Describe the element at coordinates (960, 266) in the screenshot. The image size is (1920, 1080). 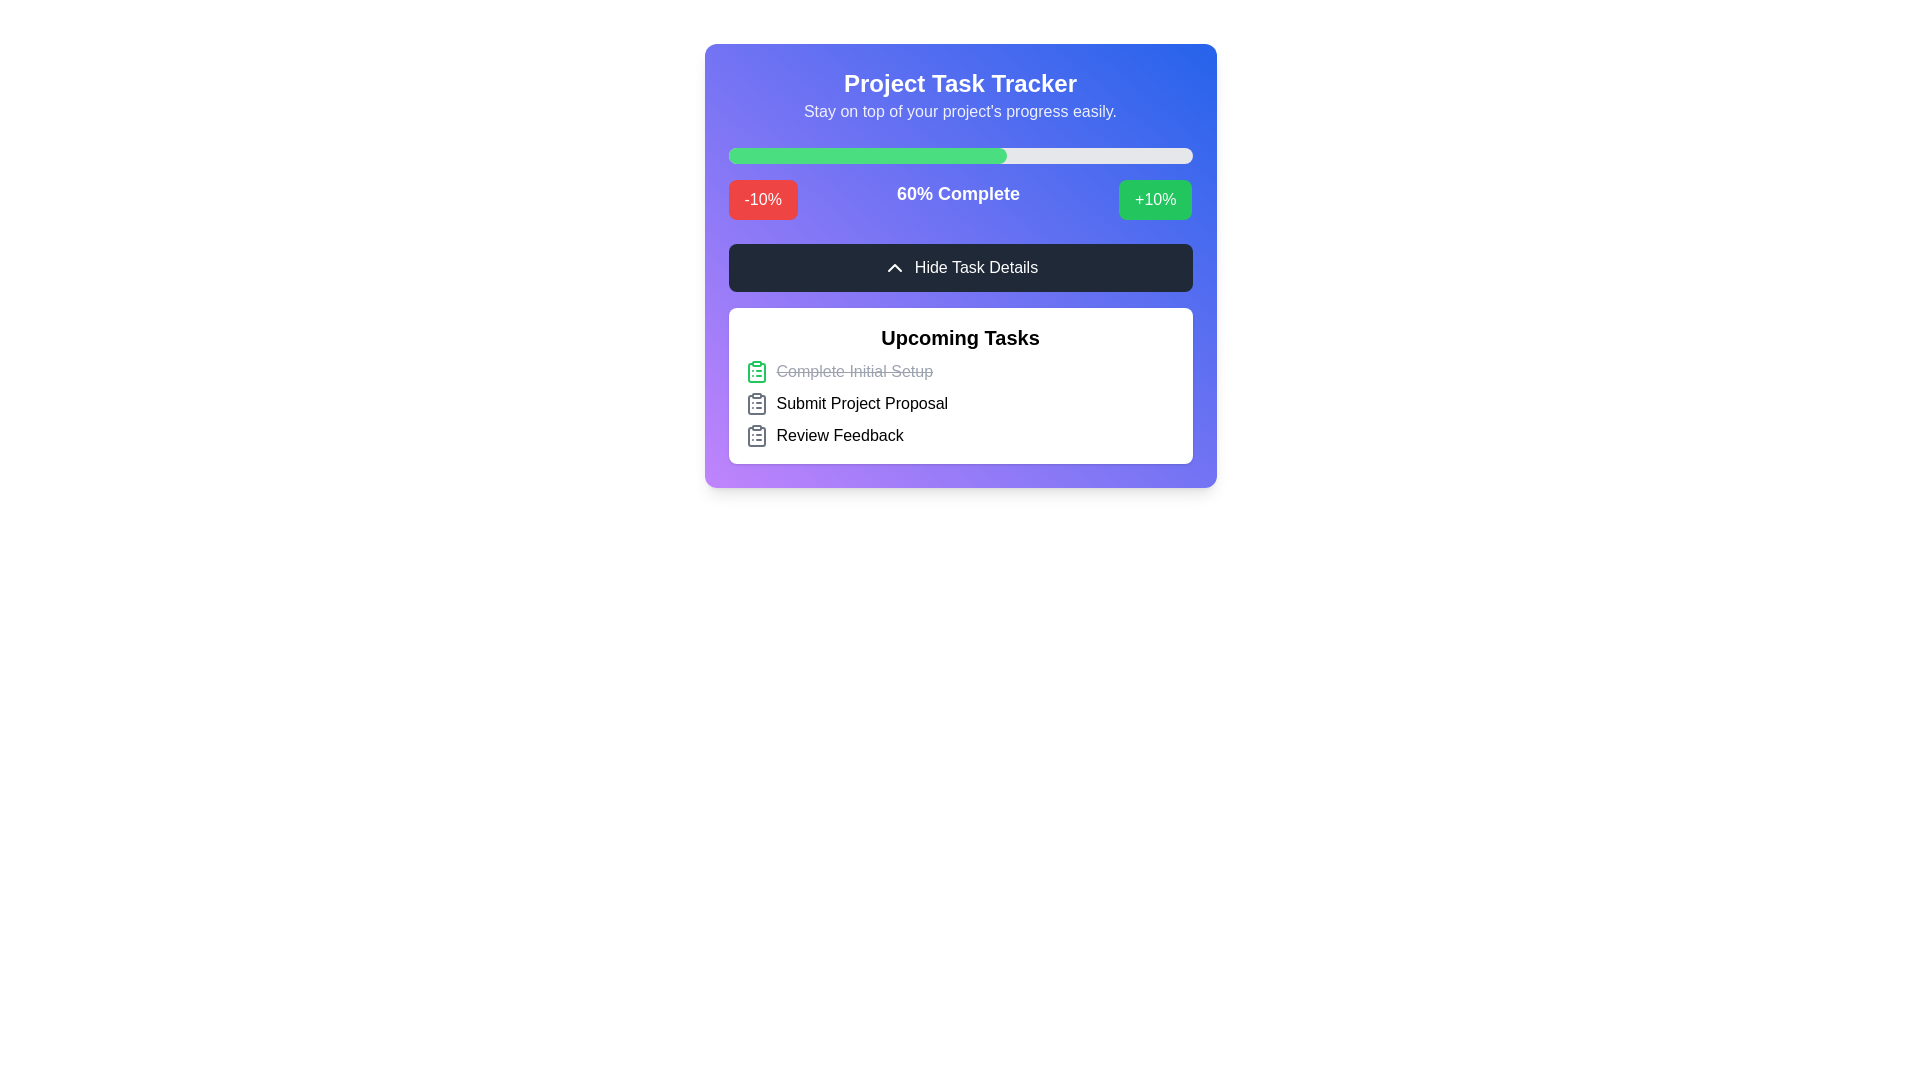
I see `the dark-gray button labeled 'Hide Task Details' with an upward-pointing chevron icon` at that location.